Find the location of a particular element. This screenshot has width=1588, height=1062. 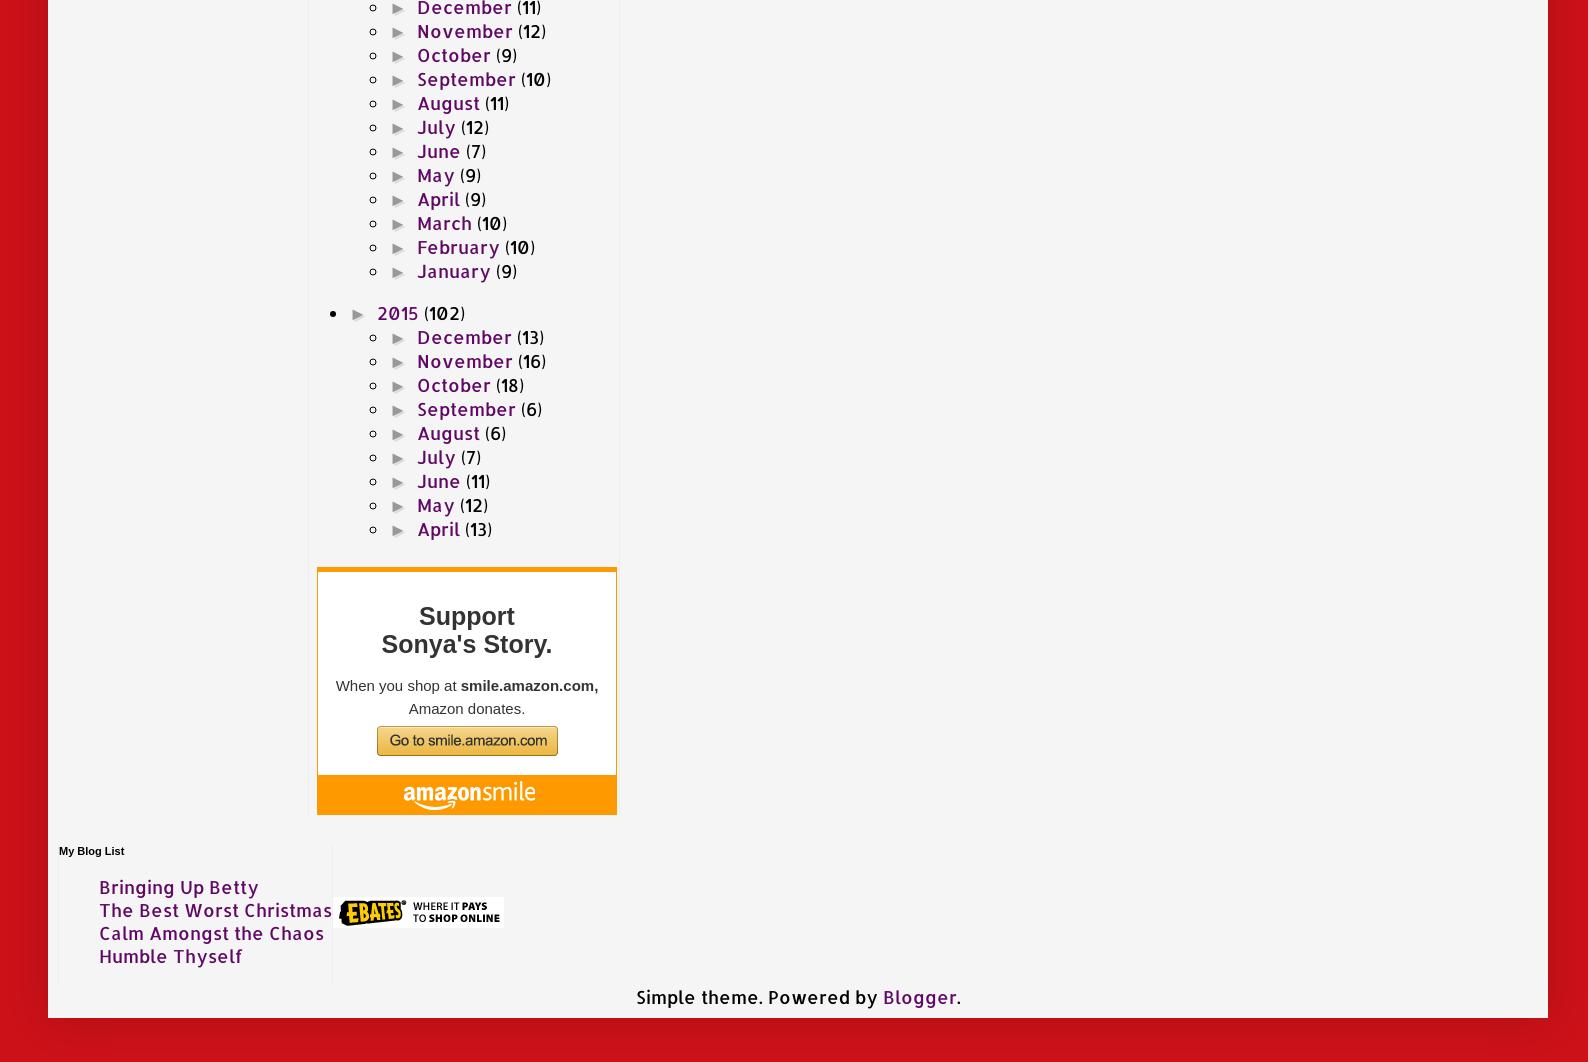

'(18)' is located at coordinates (507, 382).